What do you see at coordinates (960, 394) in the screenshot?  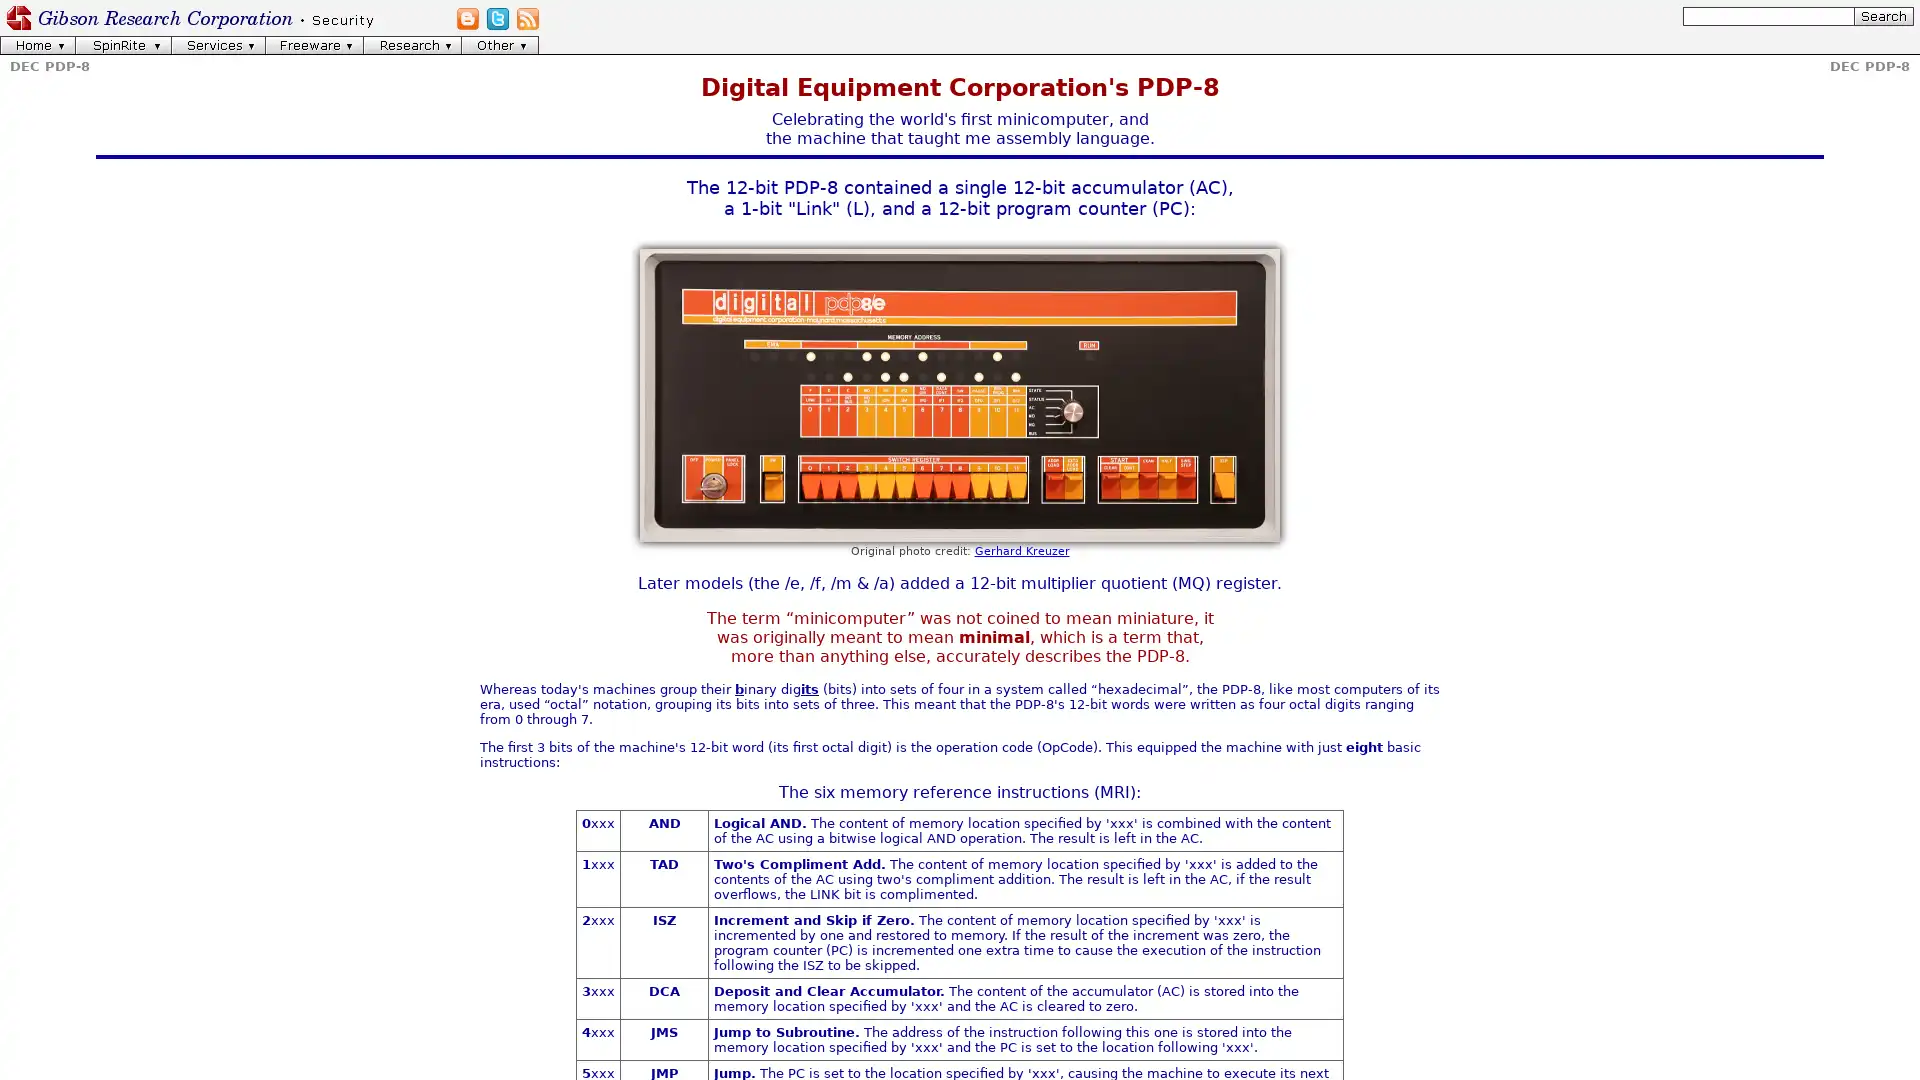 I see `PDP-8 Front Panel` at bounding box center [960, 394].